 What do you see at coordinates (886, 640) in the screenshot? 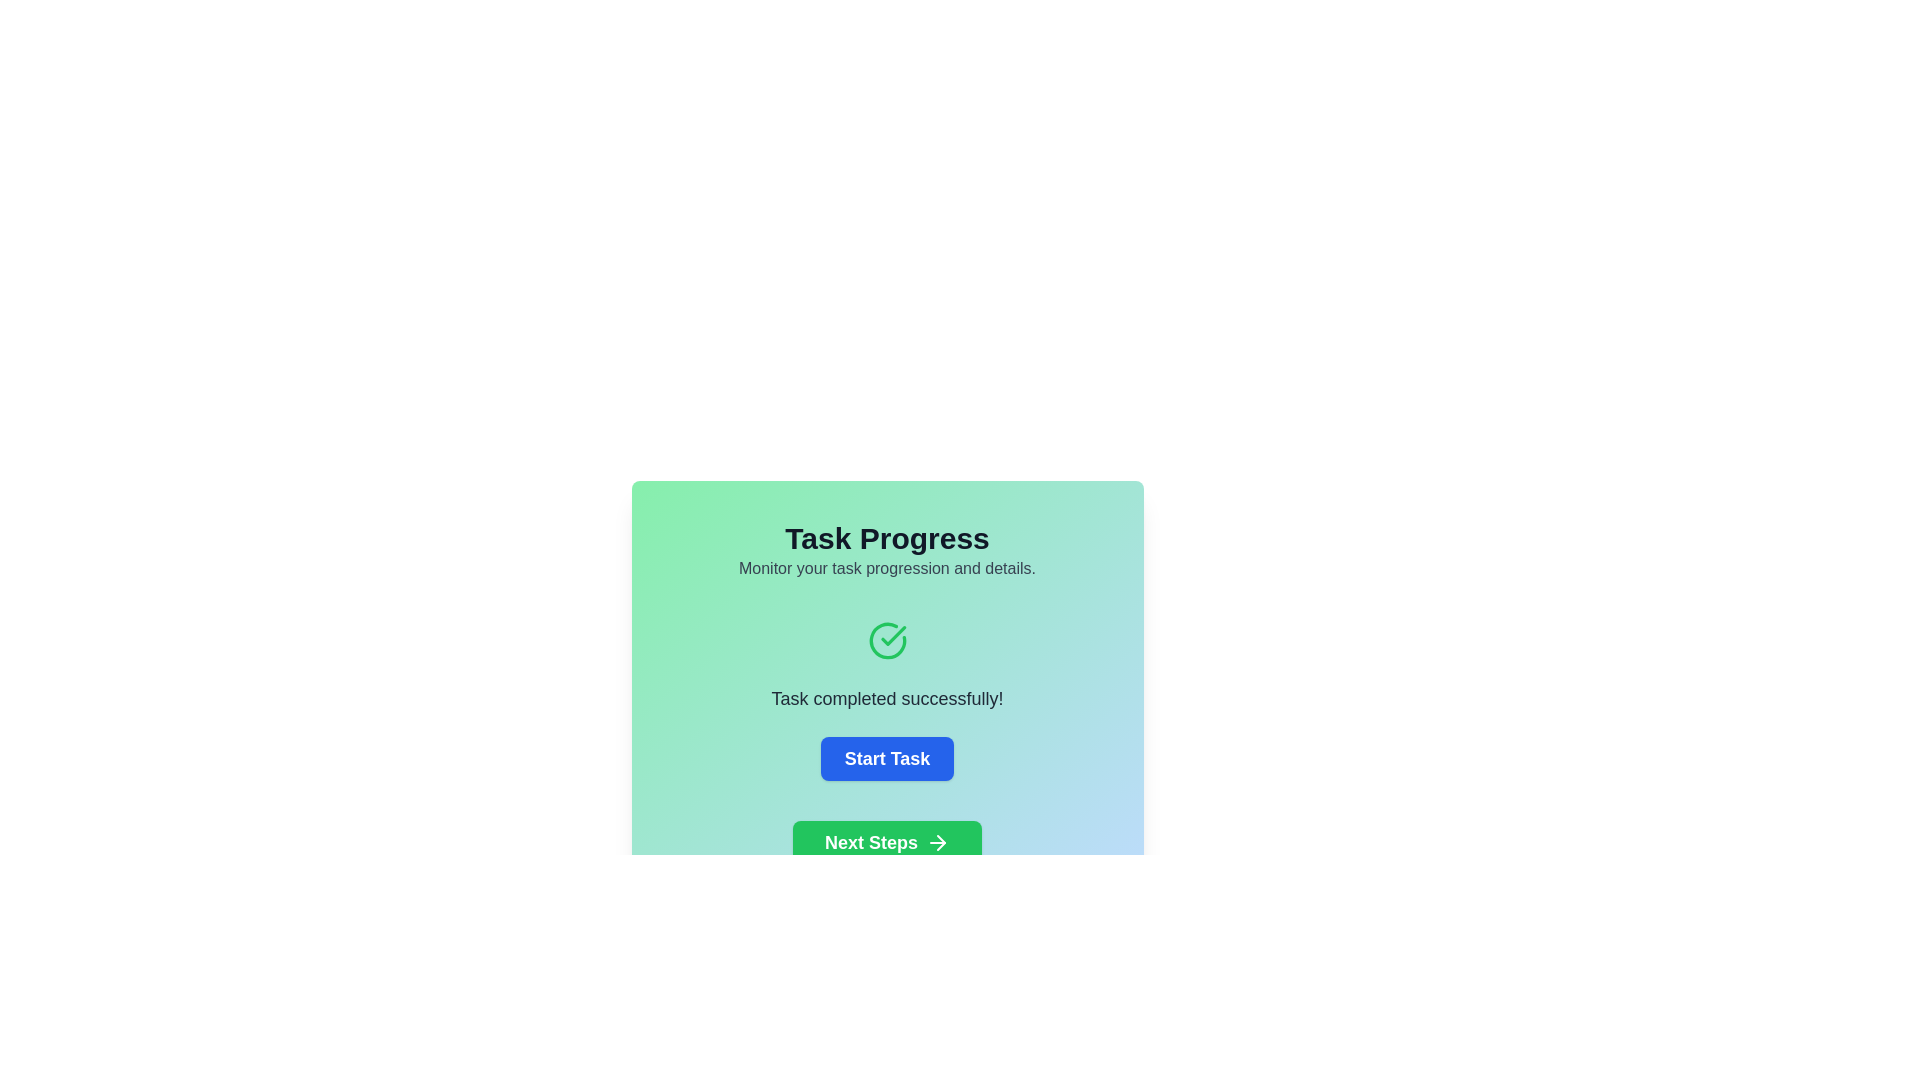
I see `the confirmation icon indicating task completion located under the 'Task Progress' header in the card layout` at bounding box center [886, 640].